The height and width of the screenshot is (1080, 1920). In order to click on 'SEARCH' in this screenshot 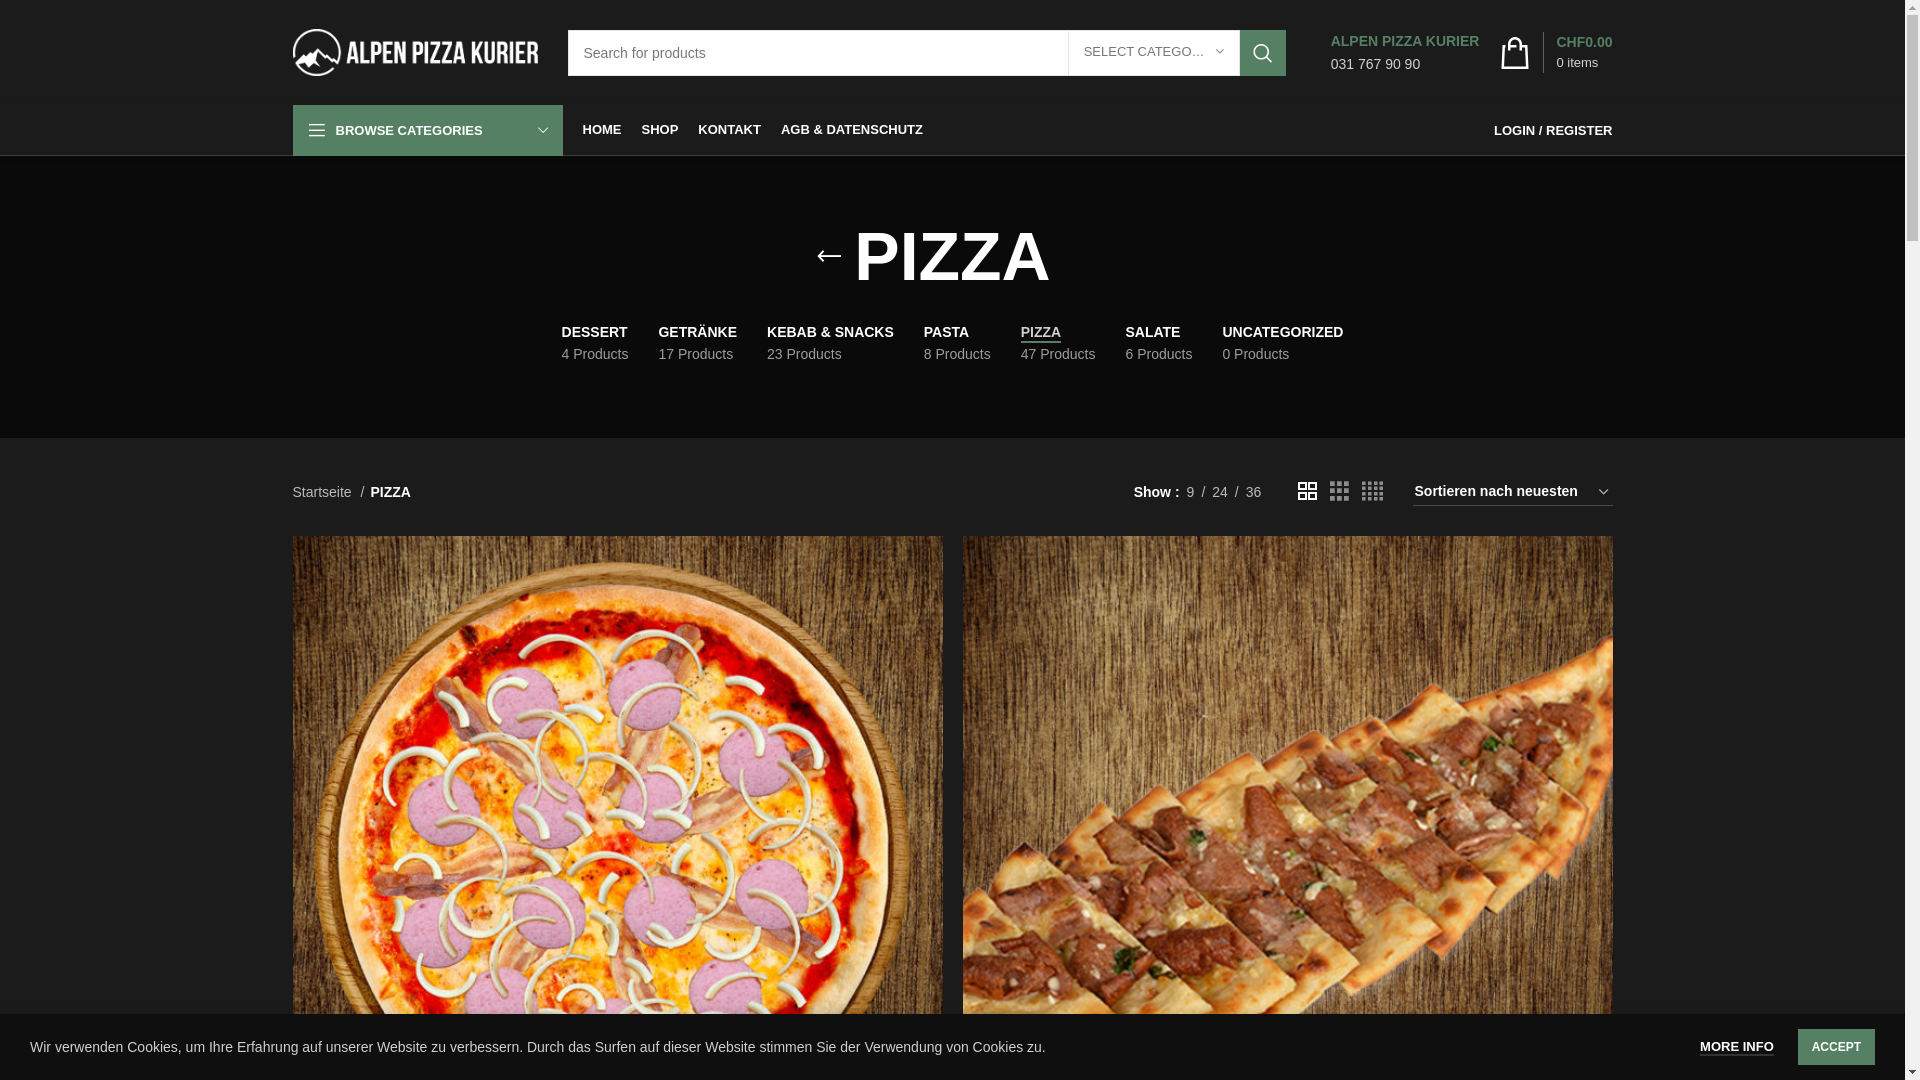, I will do `click(1238, 52)`.